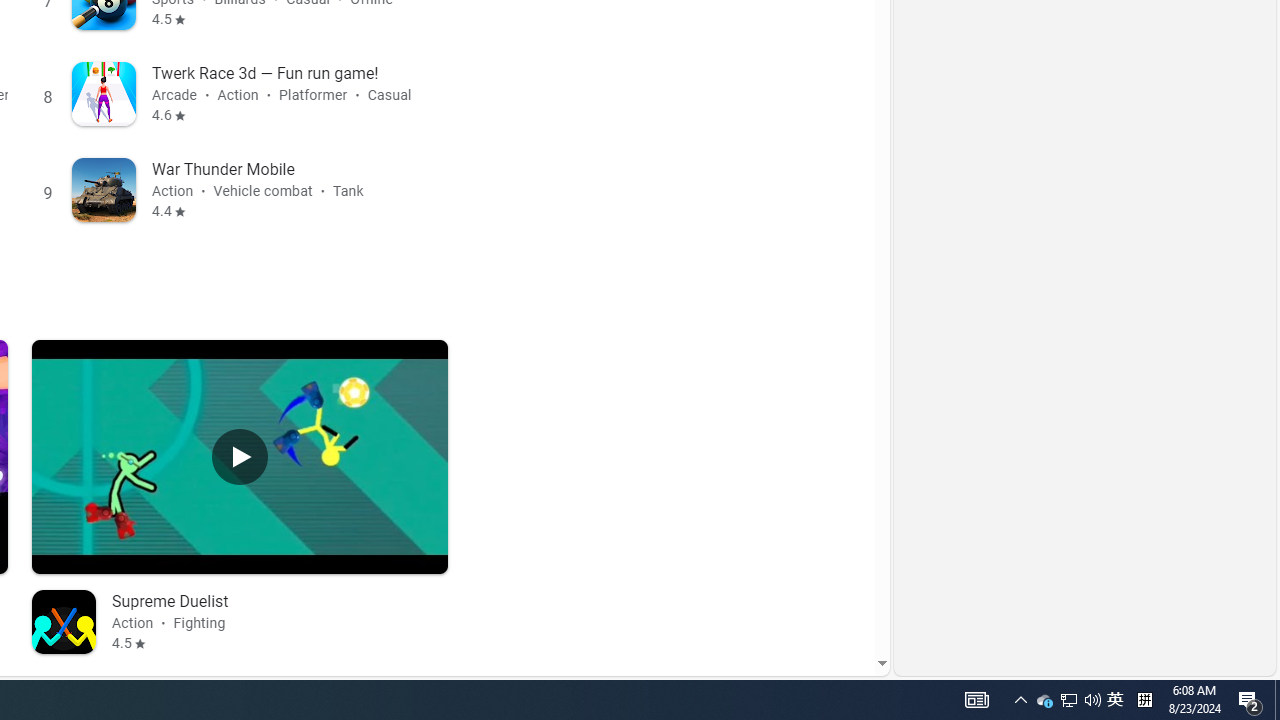 The height and width of the screenshot is (720, 1280). Describe the element at coordinates (240, 456) in the screenshot. I see `'Play Supreme Duelist'` at that location.